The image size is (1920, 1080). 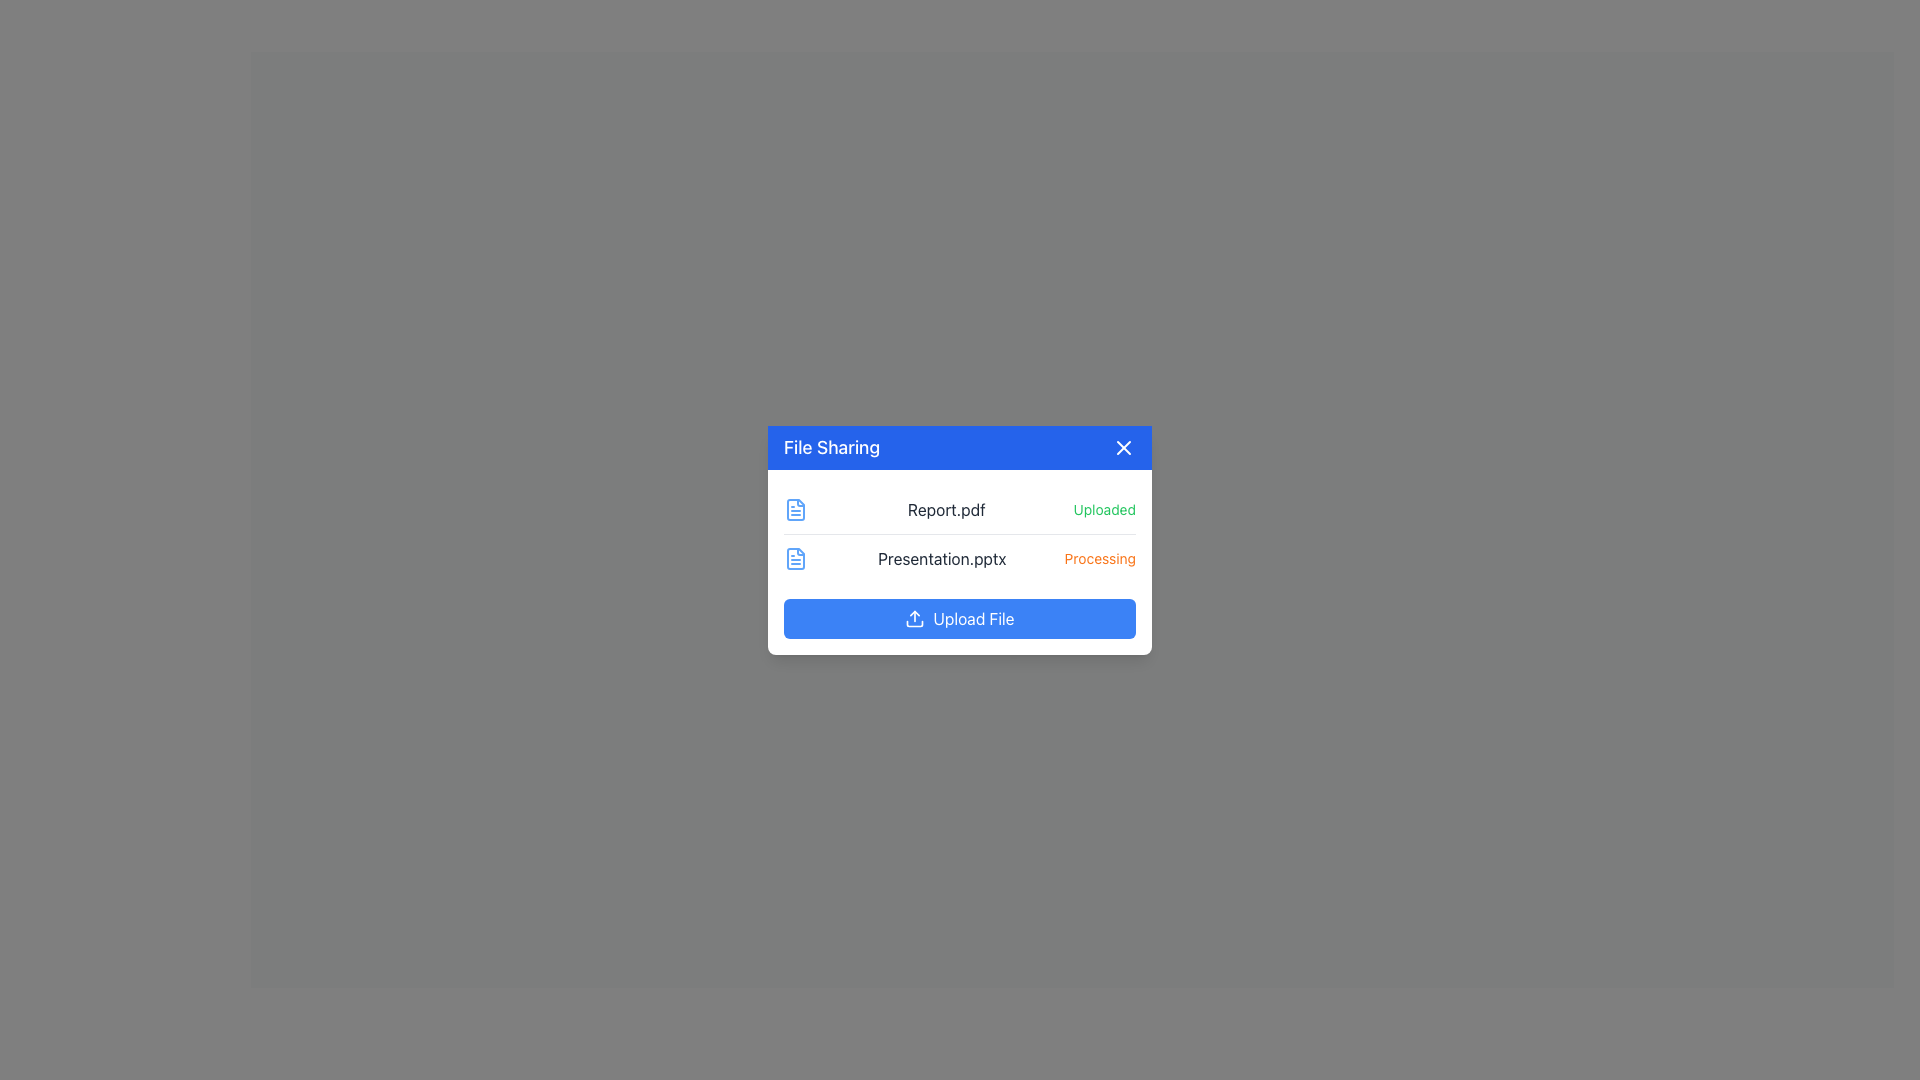 What do you see at coordinates (795, 508) in the screenshot?
I see `the SVG graphic icon that serves as a visual indicator for a file or document, located to the left of the 'Report.pdf' filename` at bounding box center [795, 508].